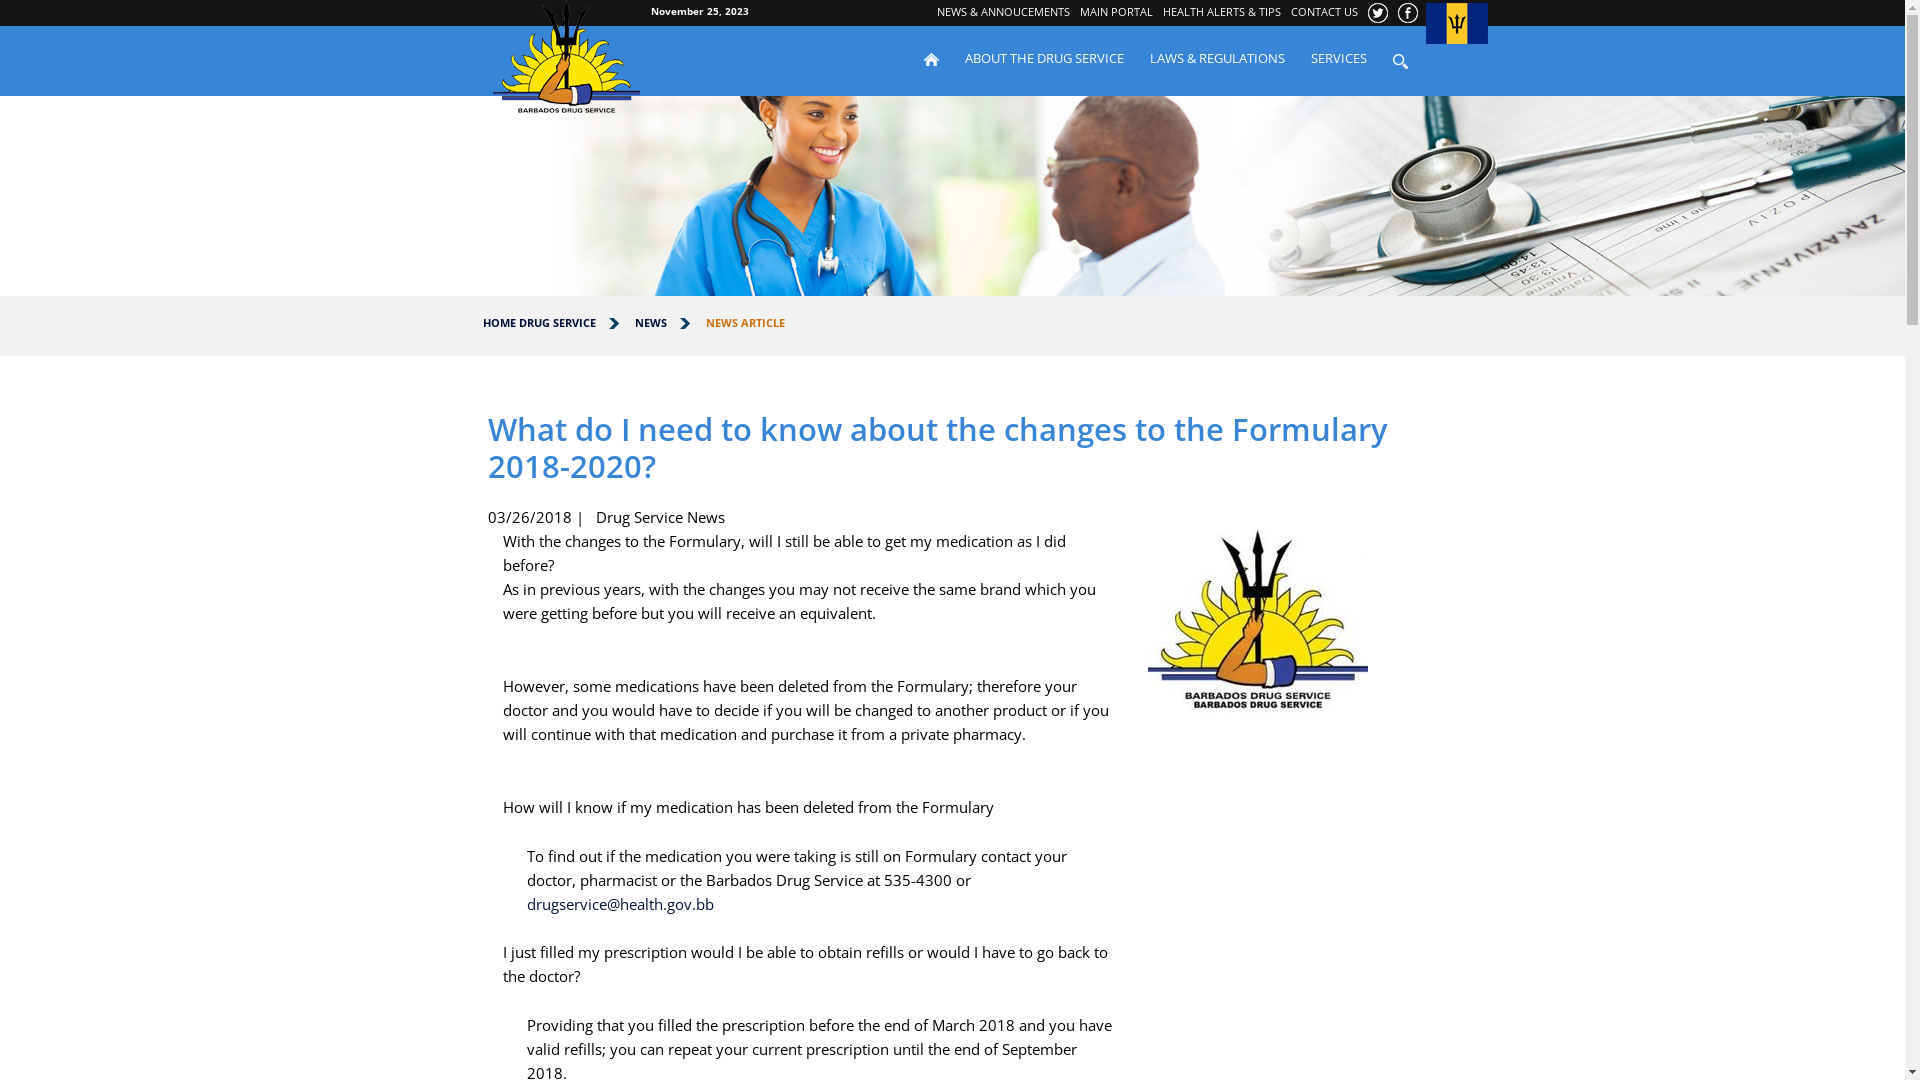  I want to click on 'NEWS ARTICLE', so click(705, 321).